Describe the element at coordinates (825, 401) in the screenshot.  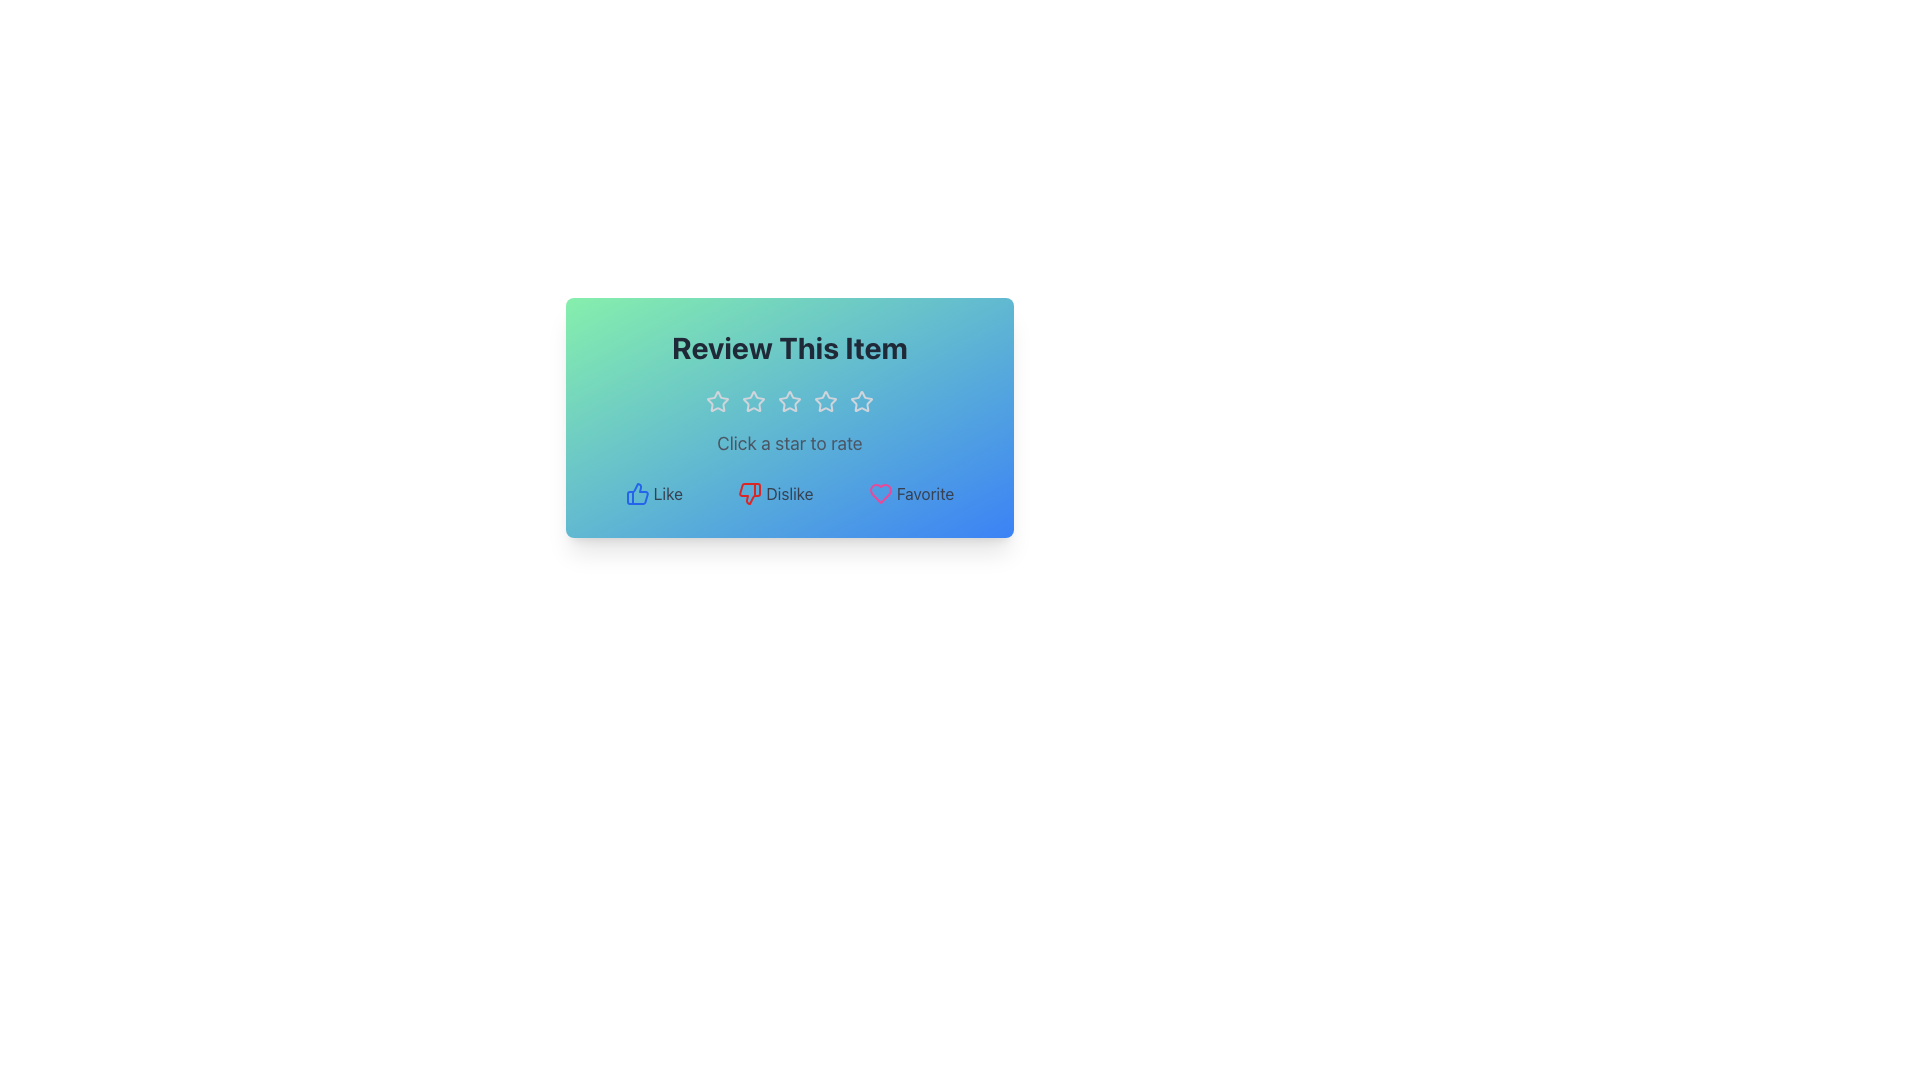
I see `the fourth star-shaped icon in the rating component to rate it` at that location.